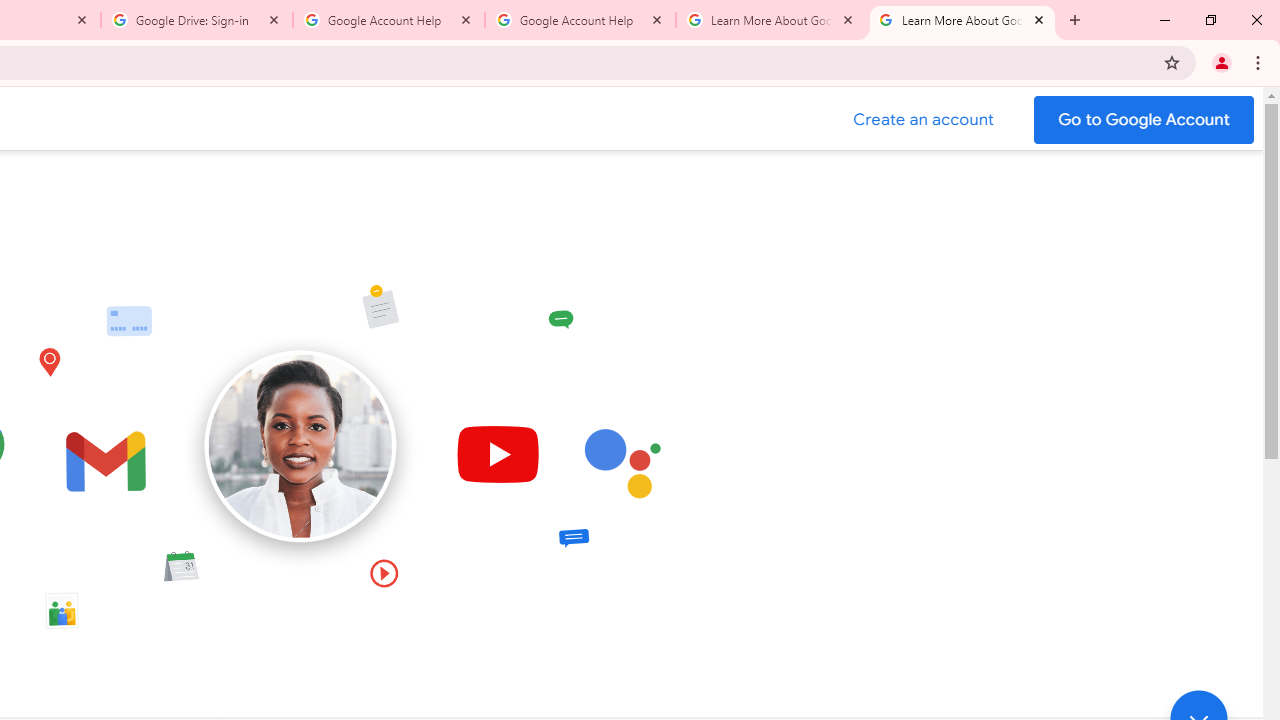 This screenshot has width=1280, height=720. I want to click on 'Google Account Help', so click(389, 20).